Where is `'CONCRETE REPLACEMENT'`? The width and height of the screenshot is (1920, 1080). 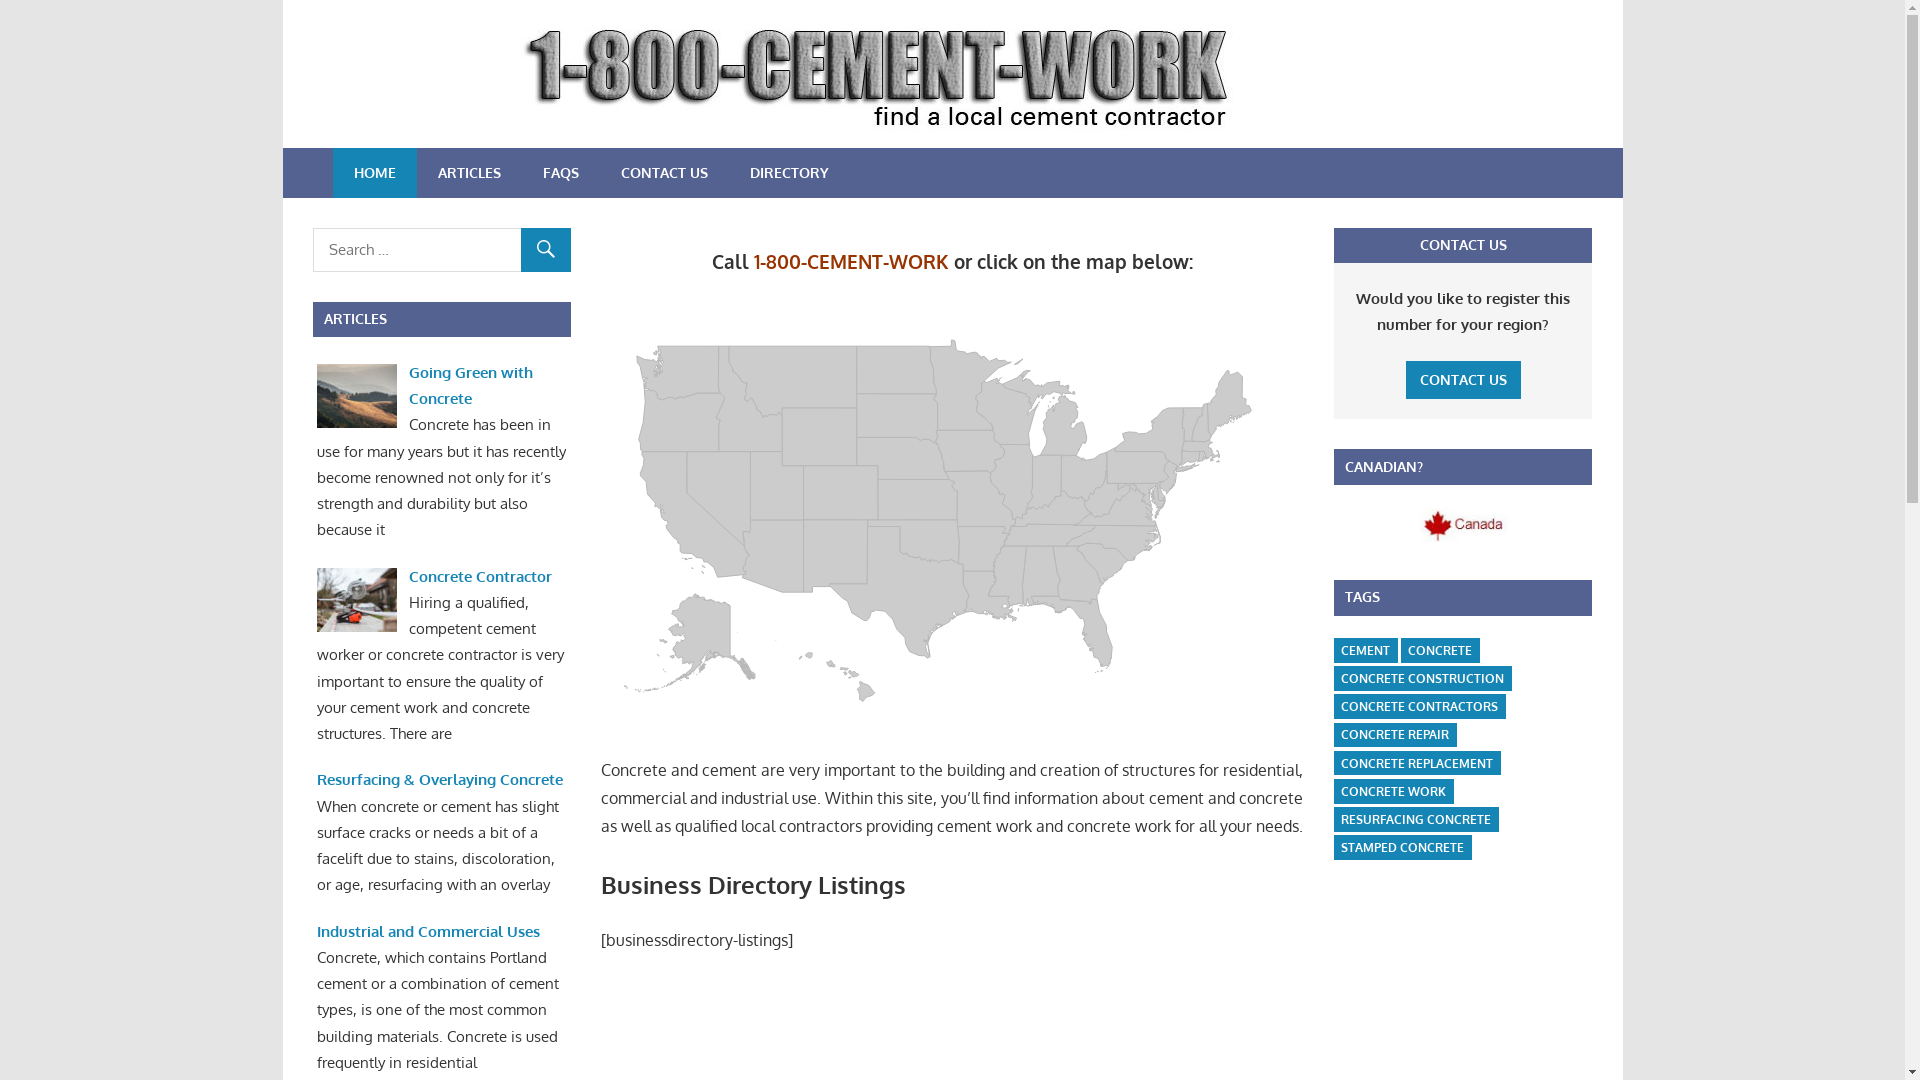
'CONCRETE REPLACEMENT' is located at coordinates (1415, 763).